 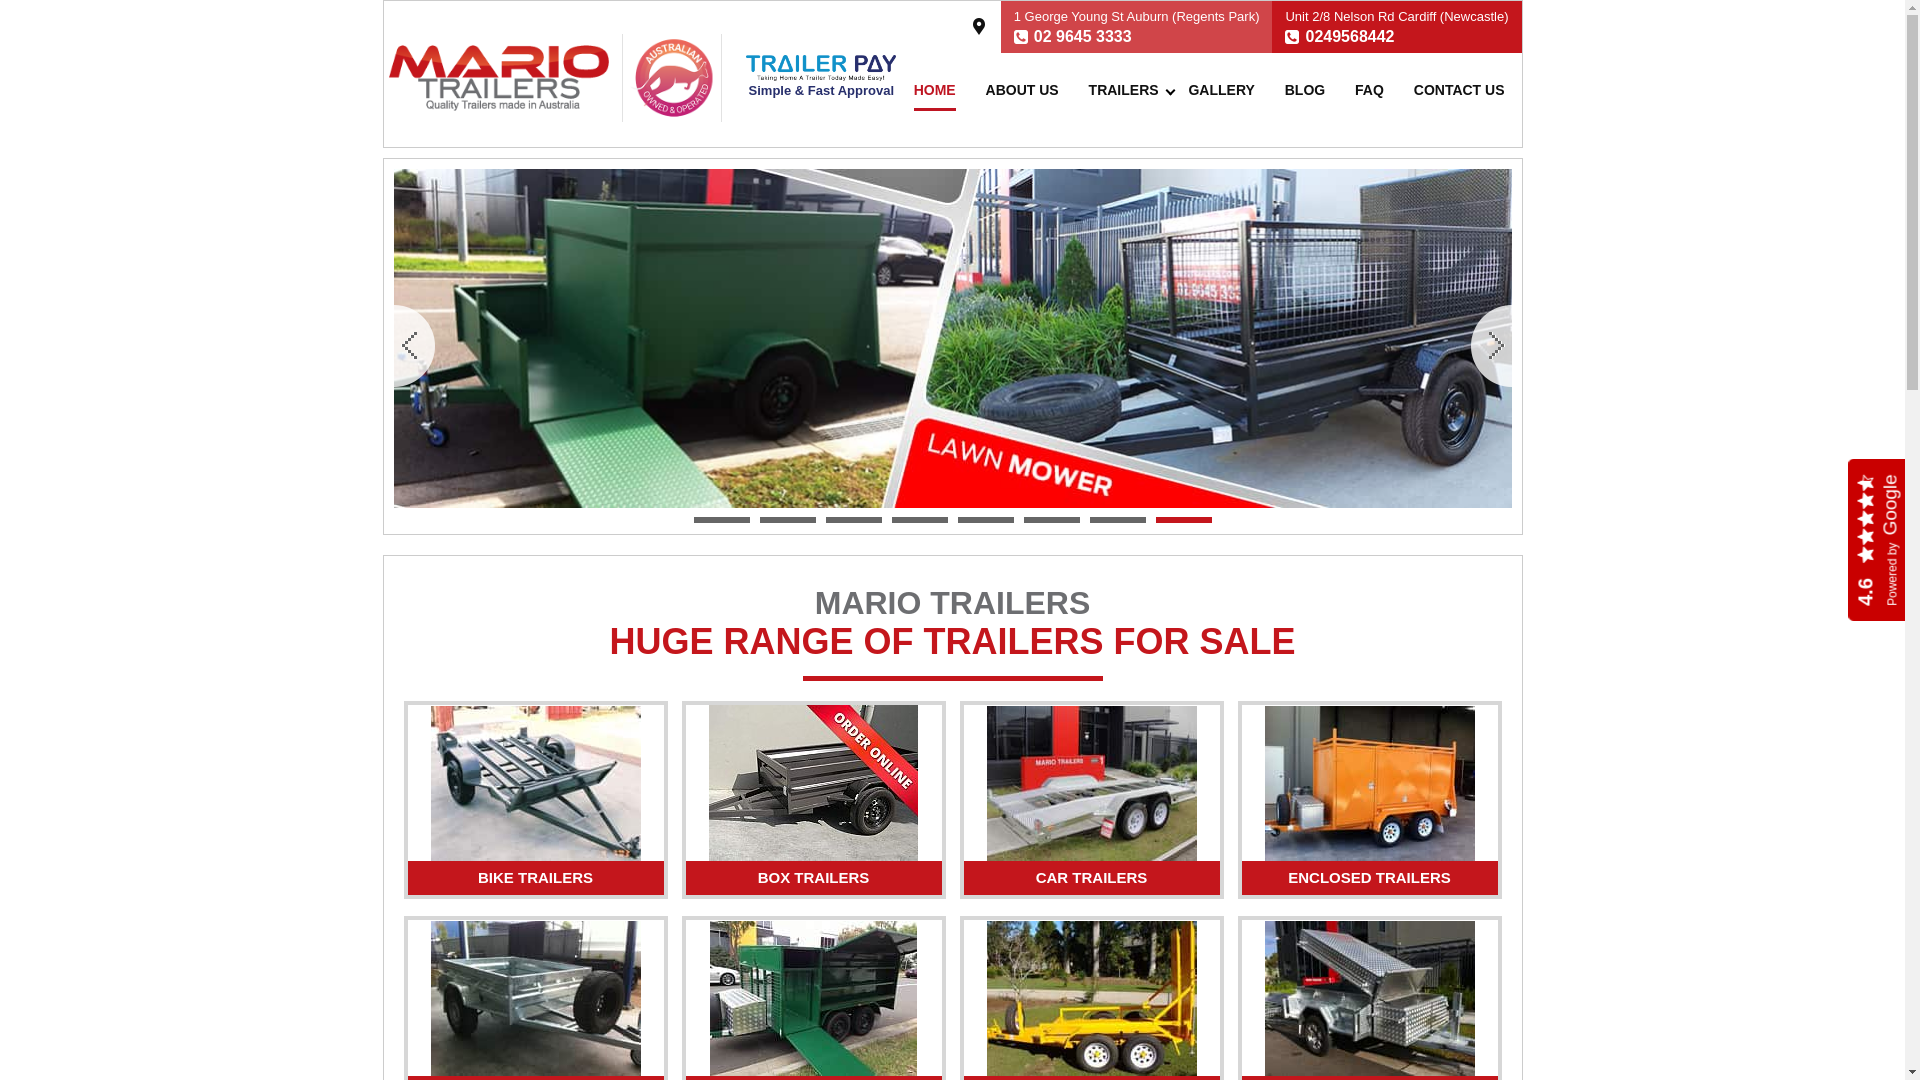 What do you see at coordinates (498, 76) in the screenshot?
I see `'Mario Trailers Sydney'` at bounding box center [498, 76].